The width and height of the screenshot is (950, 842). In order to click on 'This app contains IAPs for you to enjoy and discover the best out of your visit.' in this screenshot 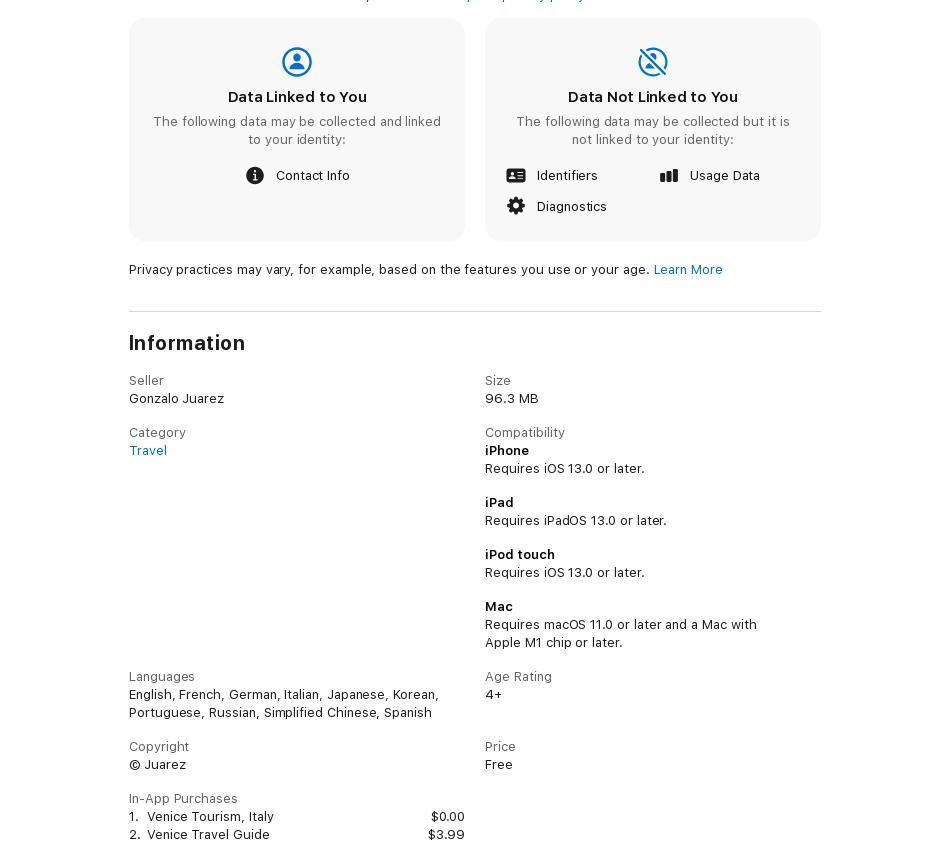, I will do `click(369, 114)`.